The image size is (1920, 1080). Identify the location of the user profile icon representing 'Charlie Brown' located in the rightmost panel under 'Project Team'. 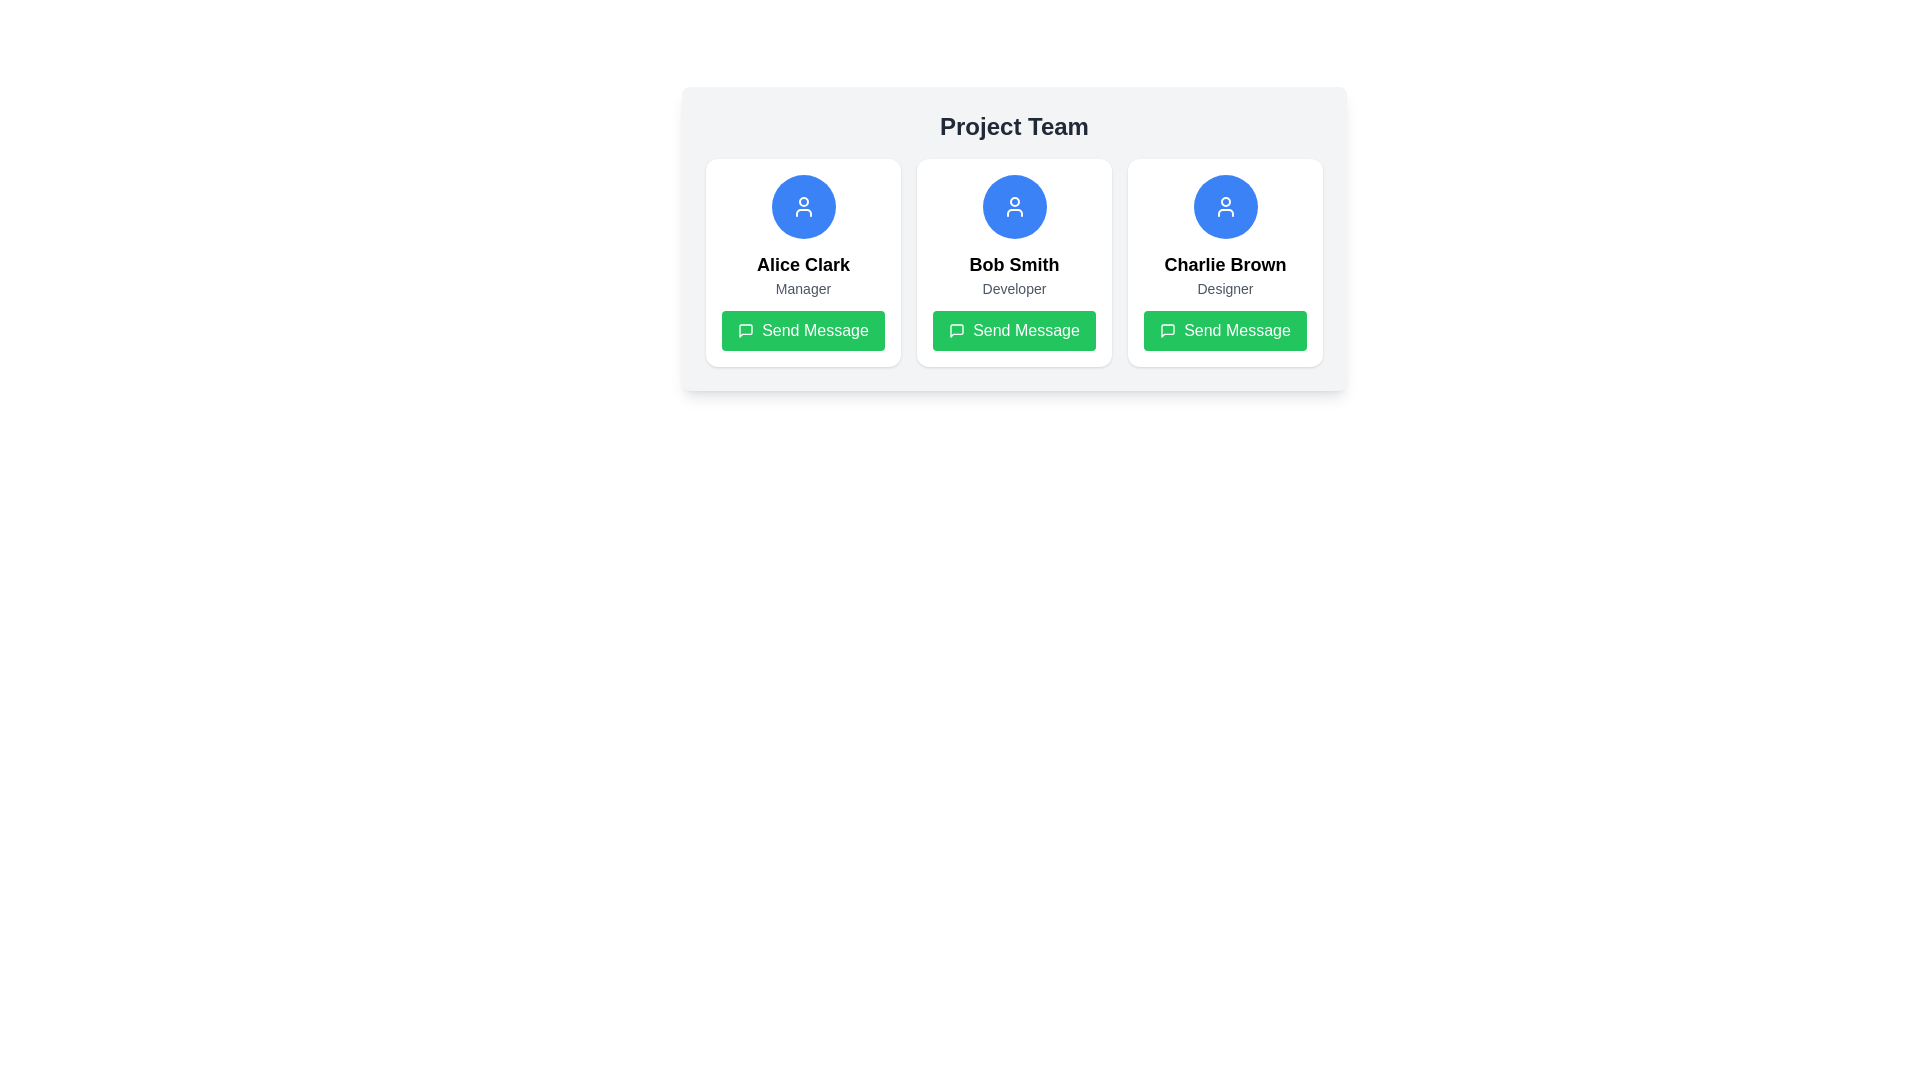
(1224, 207).